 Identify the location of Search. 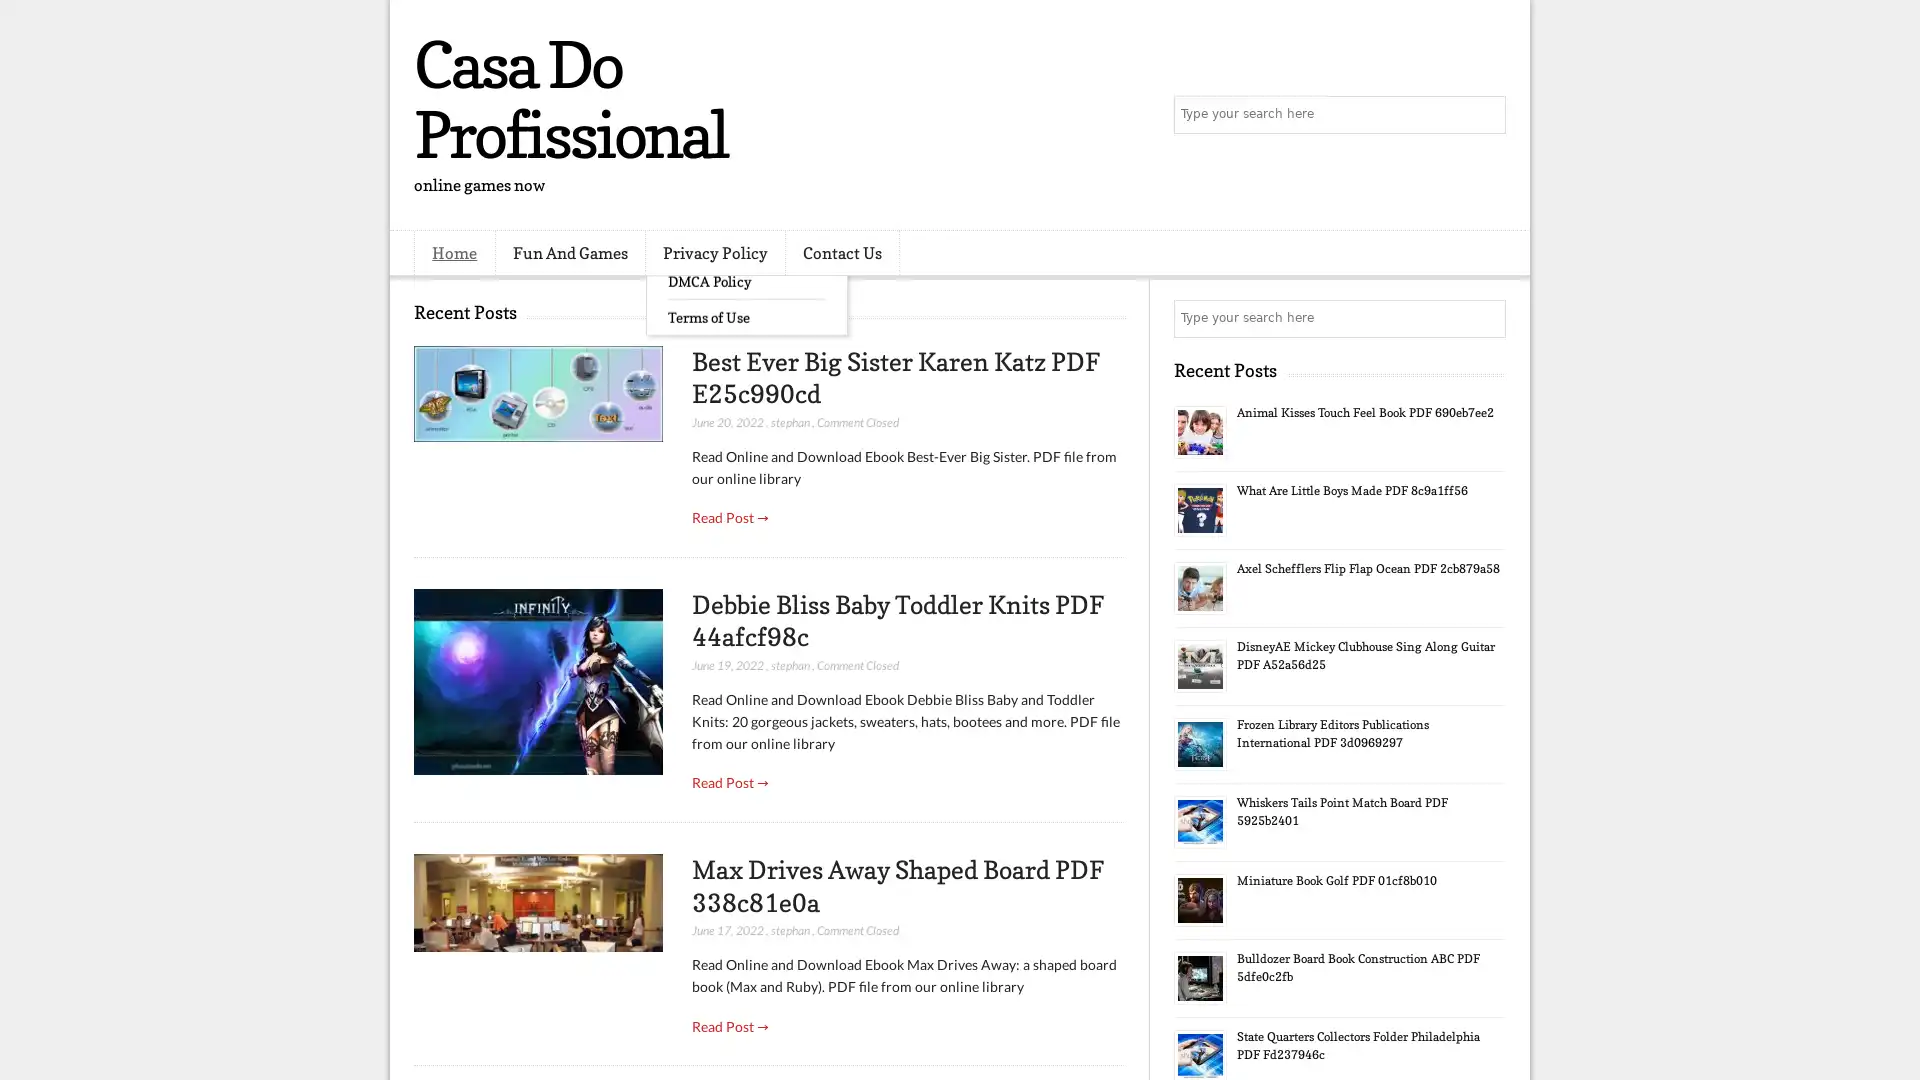
(1485, 318).